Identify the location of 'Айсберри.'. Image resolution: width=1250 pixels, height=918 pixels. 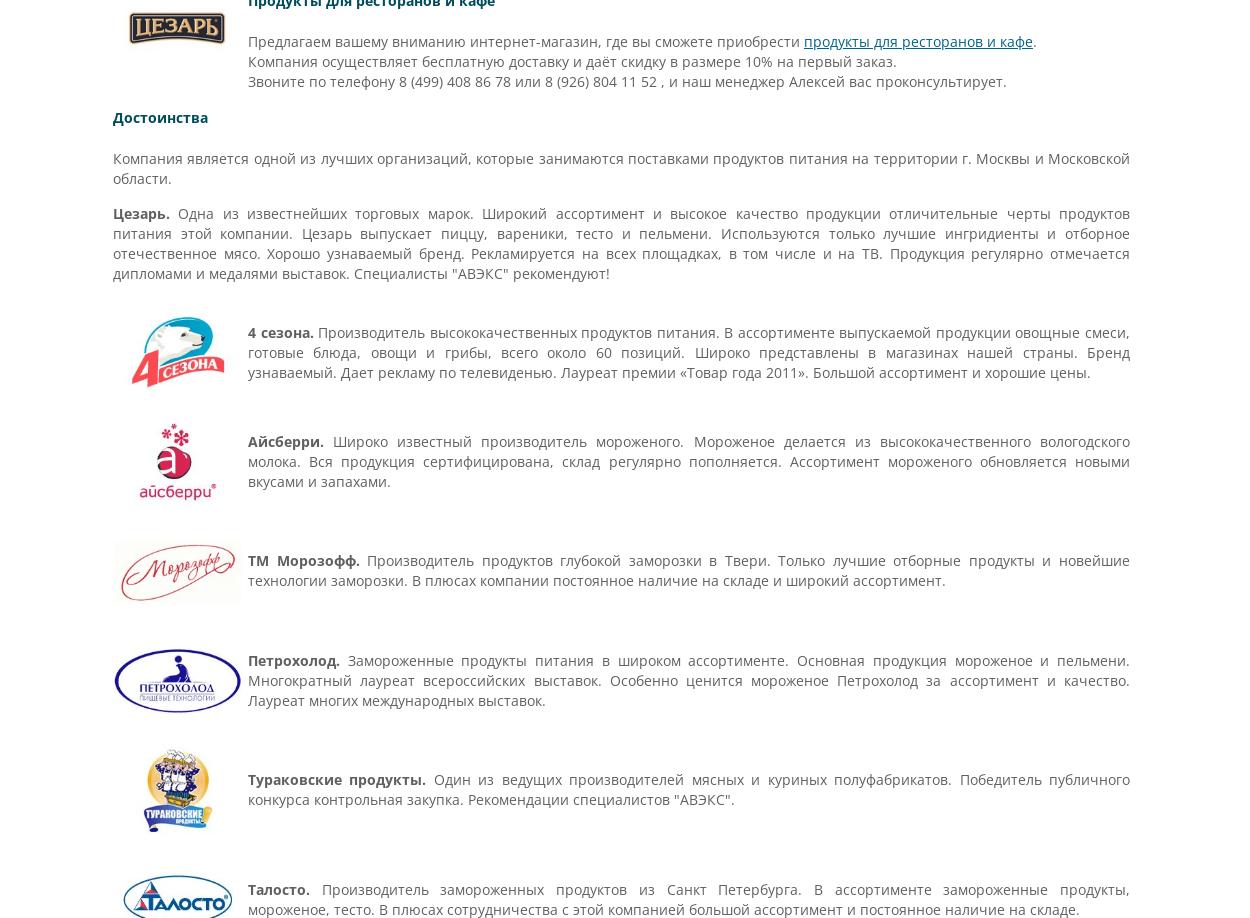
(286, 439).